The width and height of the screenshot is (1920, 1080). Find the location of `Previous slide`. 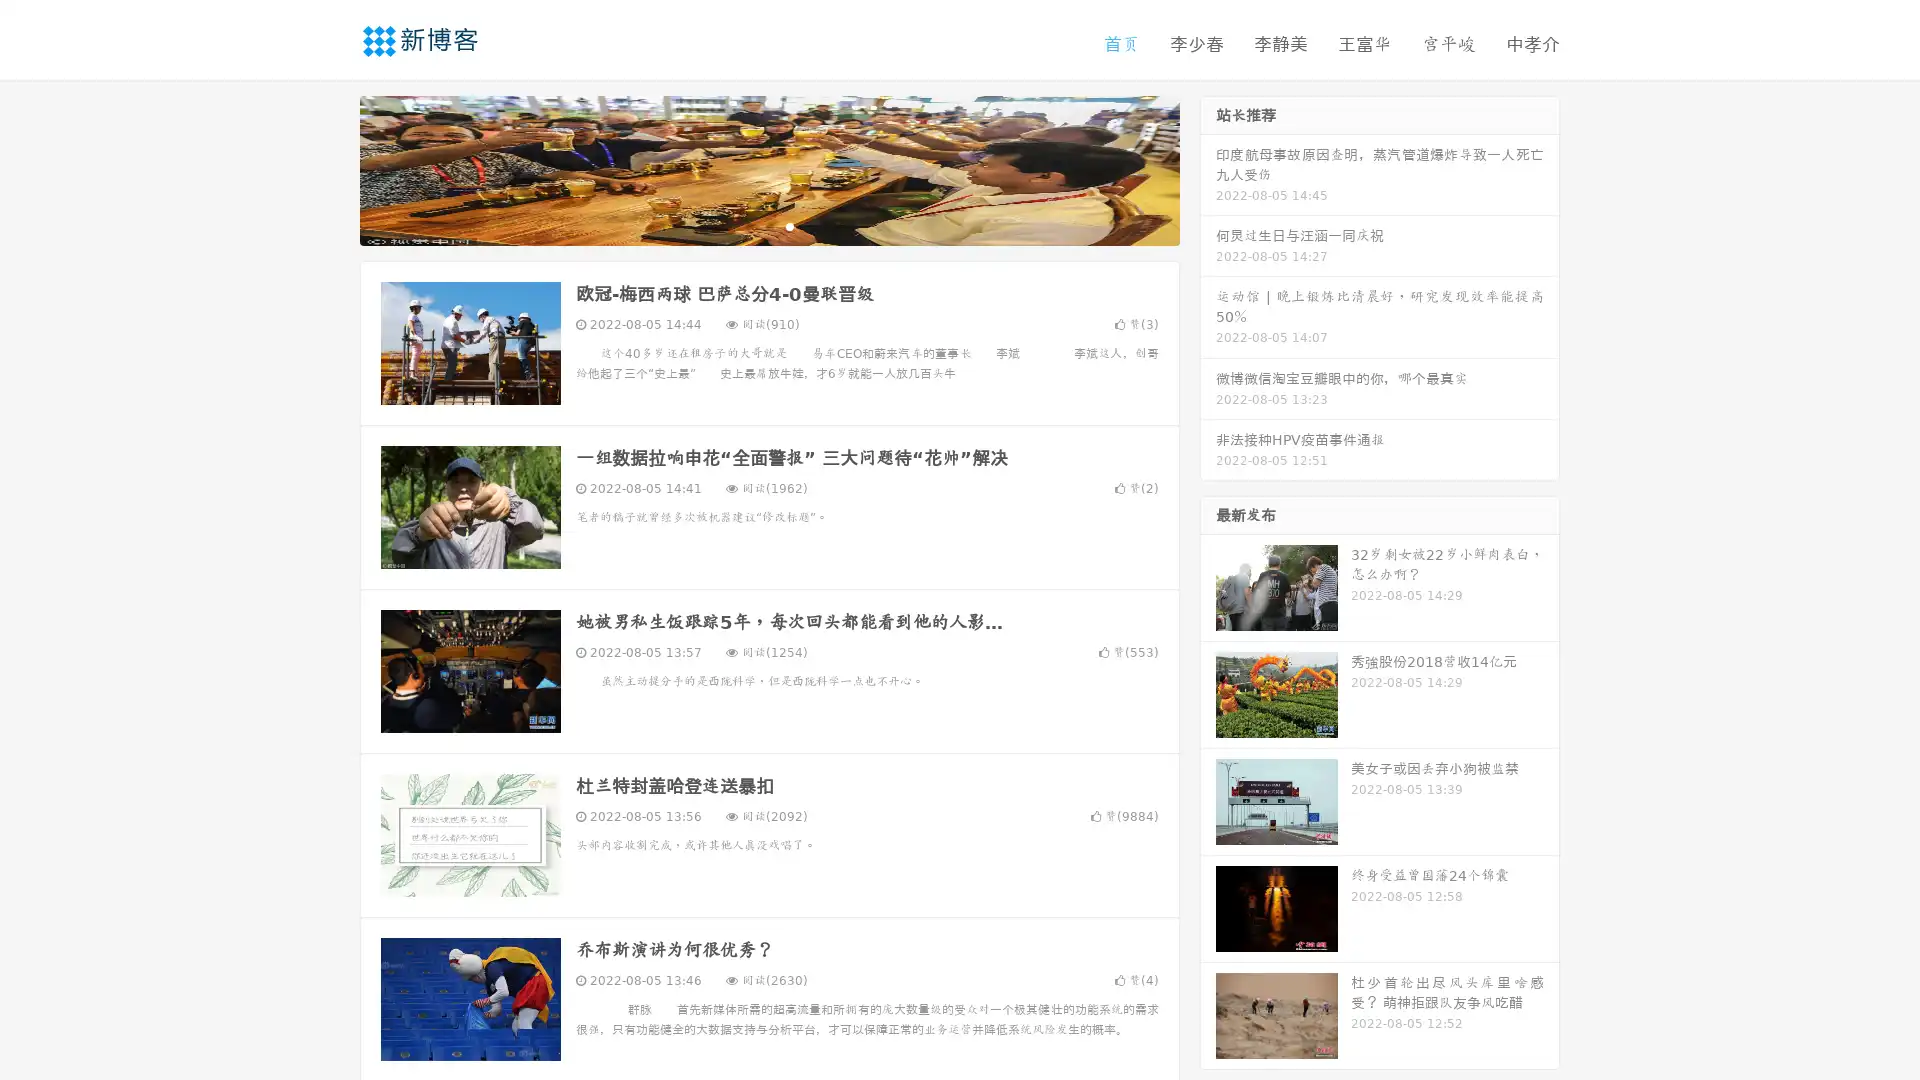

Previous slide is located at coordinates (330, 168).